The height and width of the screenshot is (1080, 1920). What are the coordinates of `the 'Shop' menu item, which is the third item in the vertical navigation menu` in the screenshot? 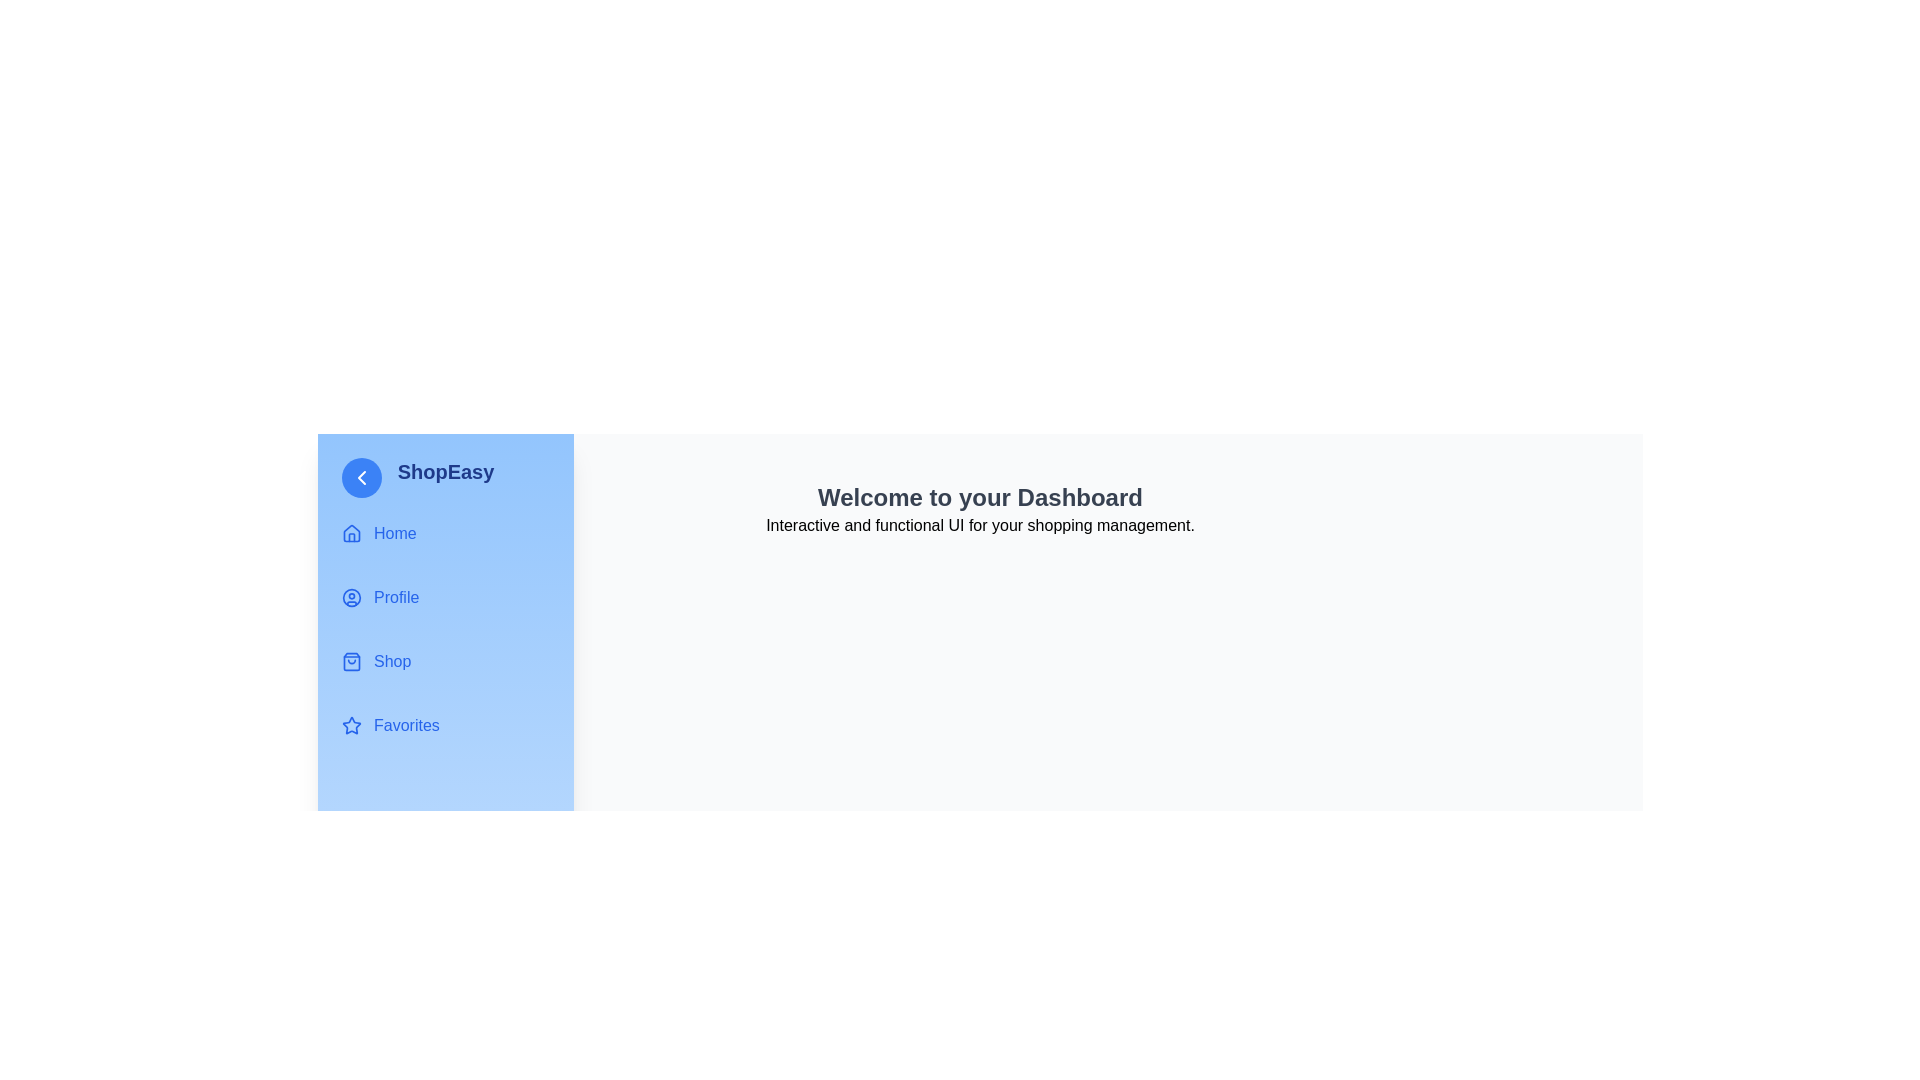 It's located at (445, 662).